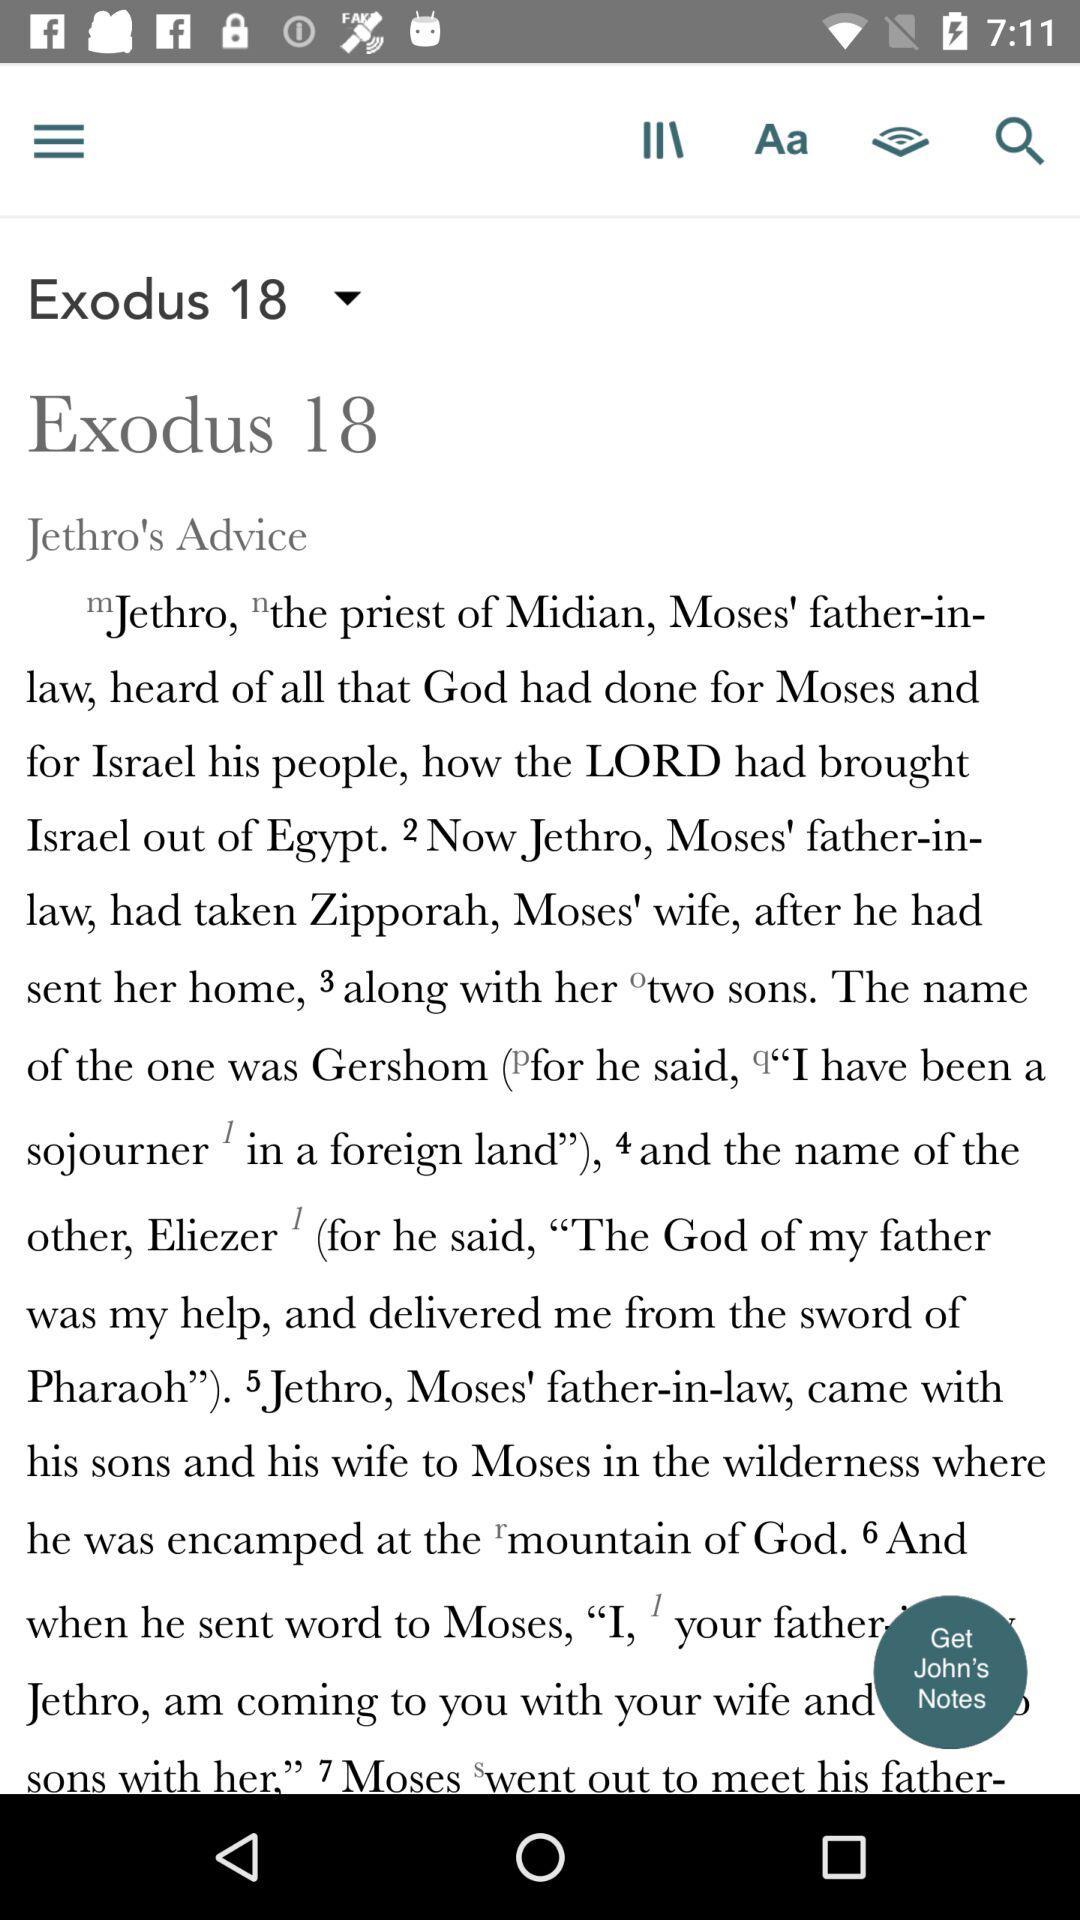 The image size is (1080, 1920). I want to click on show user notes, so click(948, 1671).